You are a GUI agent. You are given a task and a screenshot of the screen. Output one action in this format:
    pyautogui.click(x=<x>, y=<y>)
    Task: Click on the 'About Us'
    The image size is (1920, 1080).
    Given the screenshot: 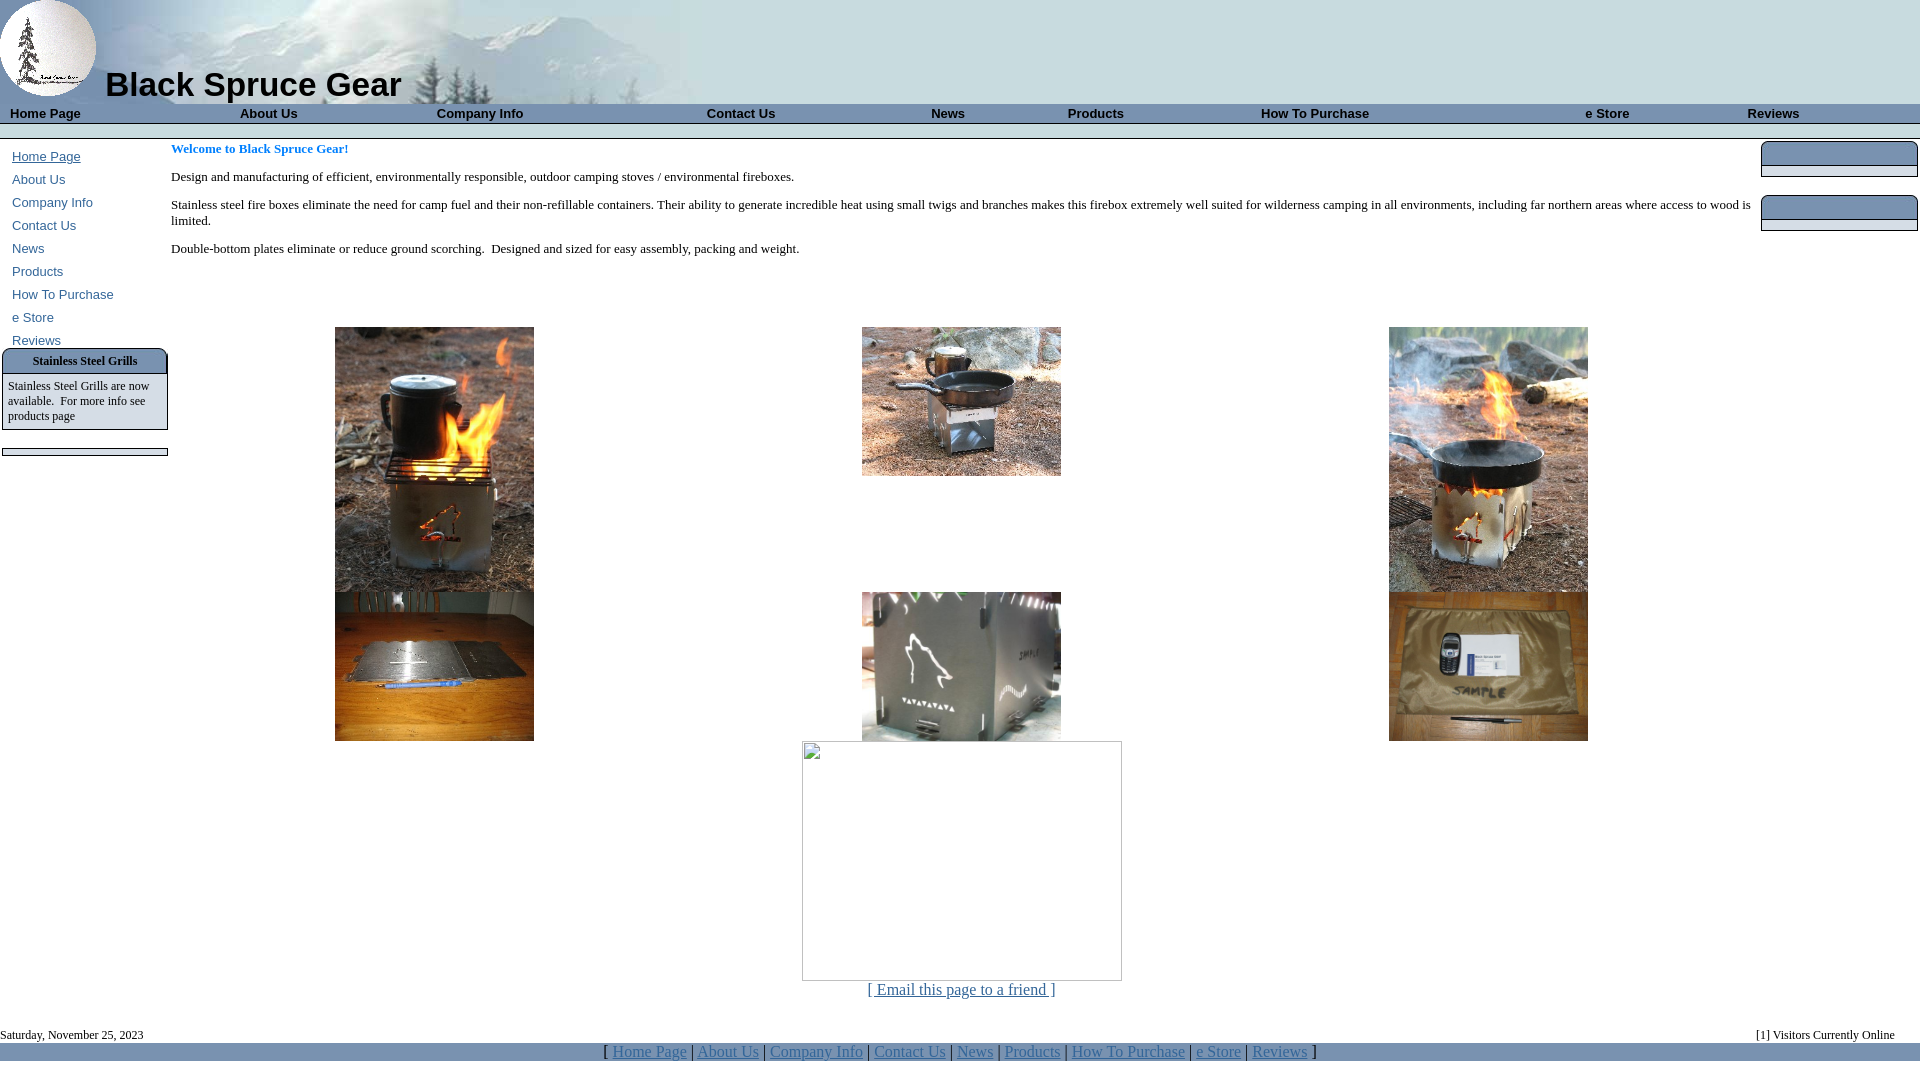 What is the action you would take?
    pyautogui.click(x=727, y=1050)
    